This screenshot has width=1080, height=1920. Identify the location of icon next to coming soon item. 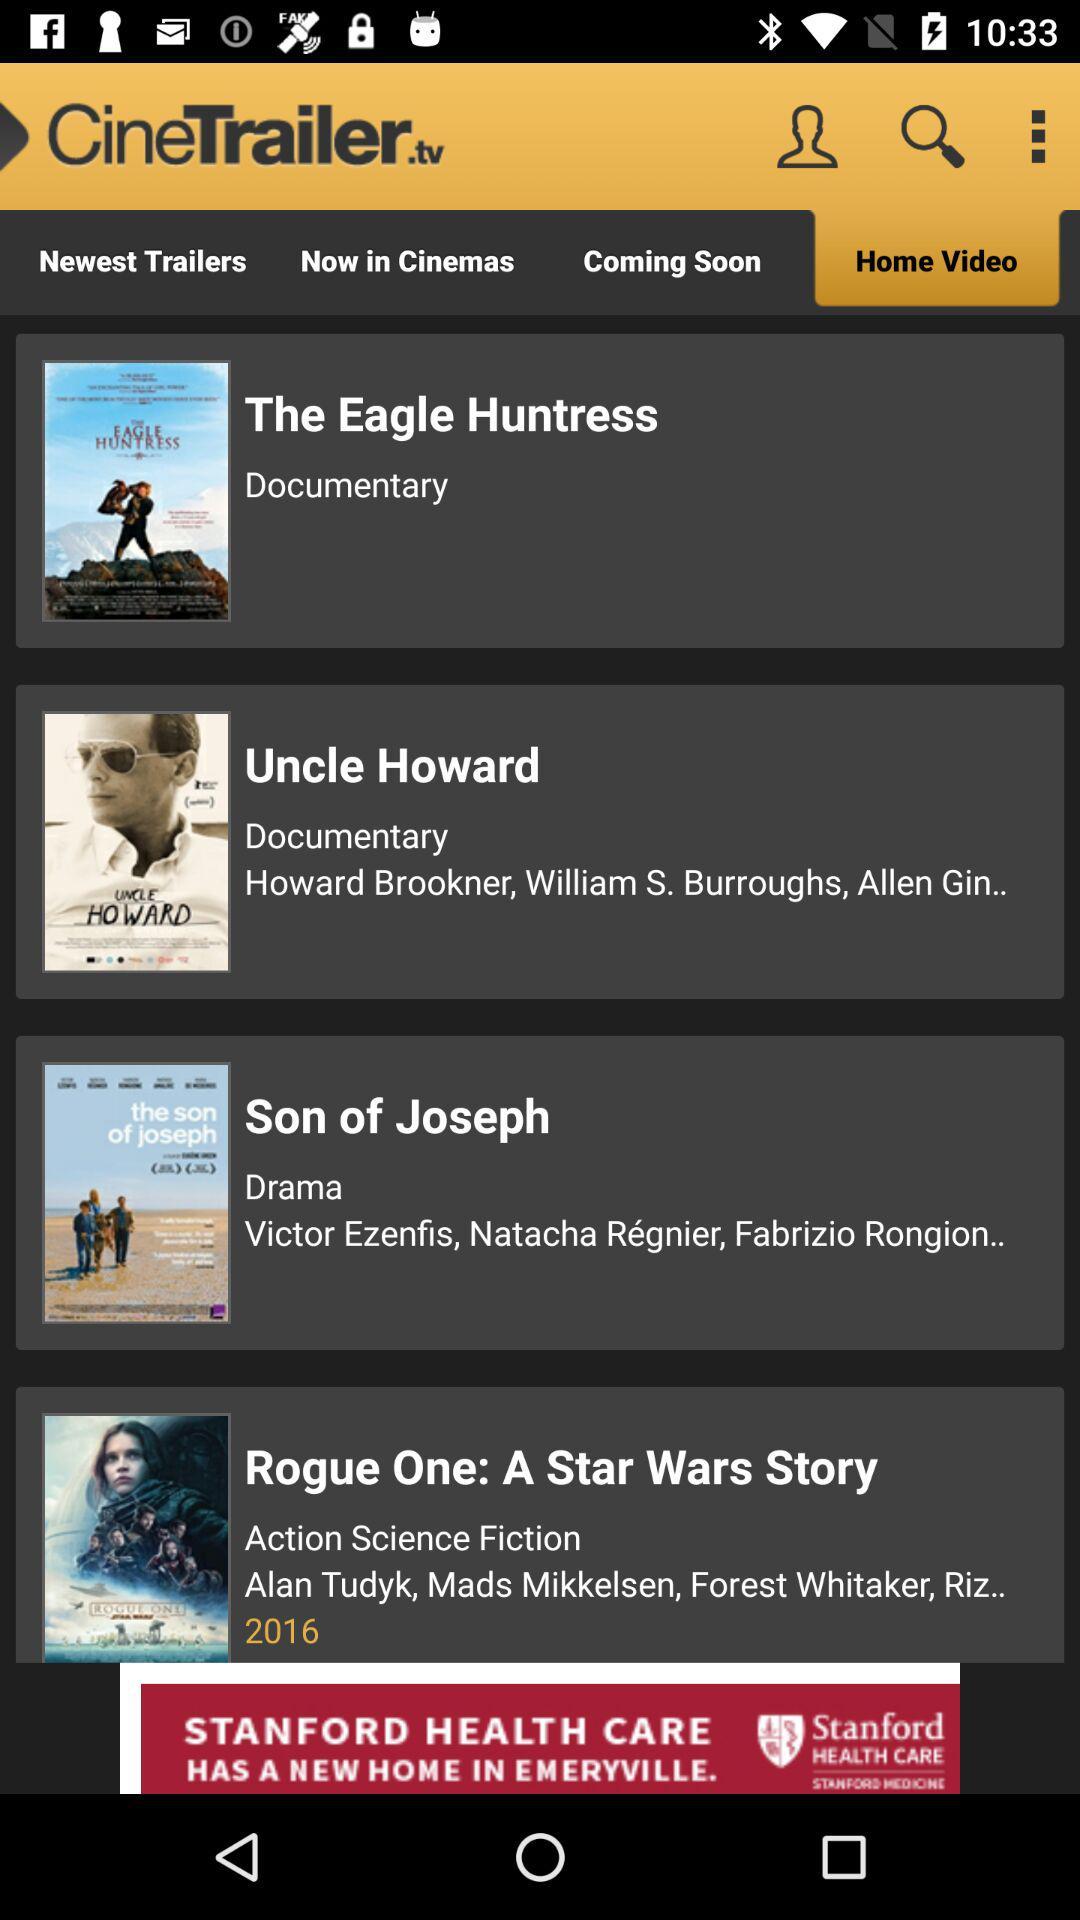
(223, 135).